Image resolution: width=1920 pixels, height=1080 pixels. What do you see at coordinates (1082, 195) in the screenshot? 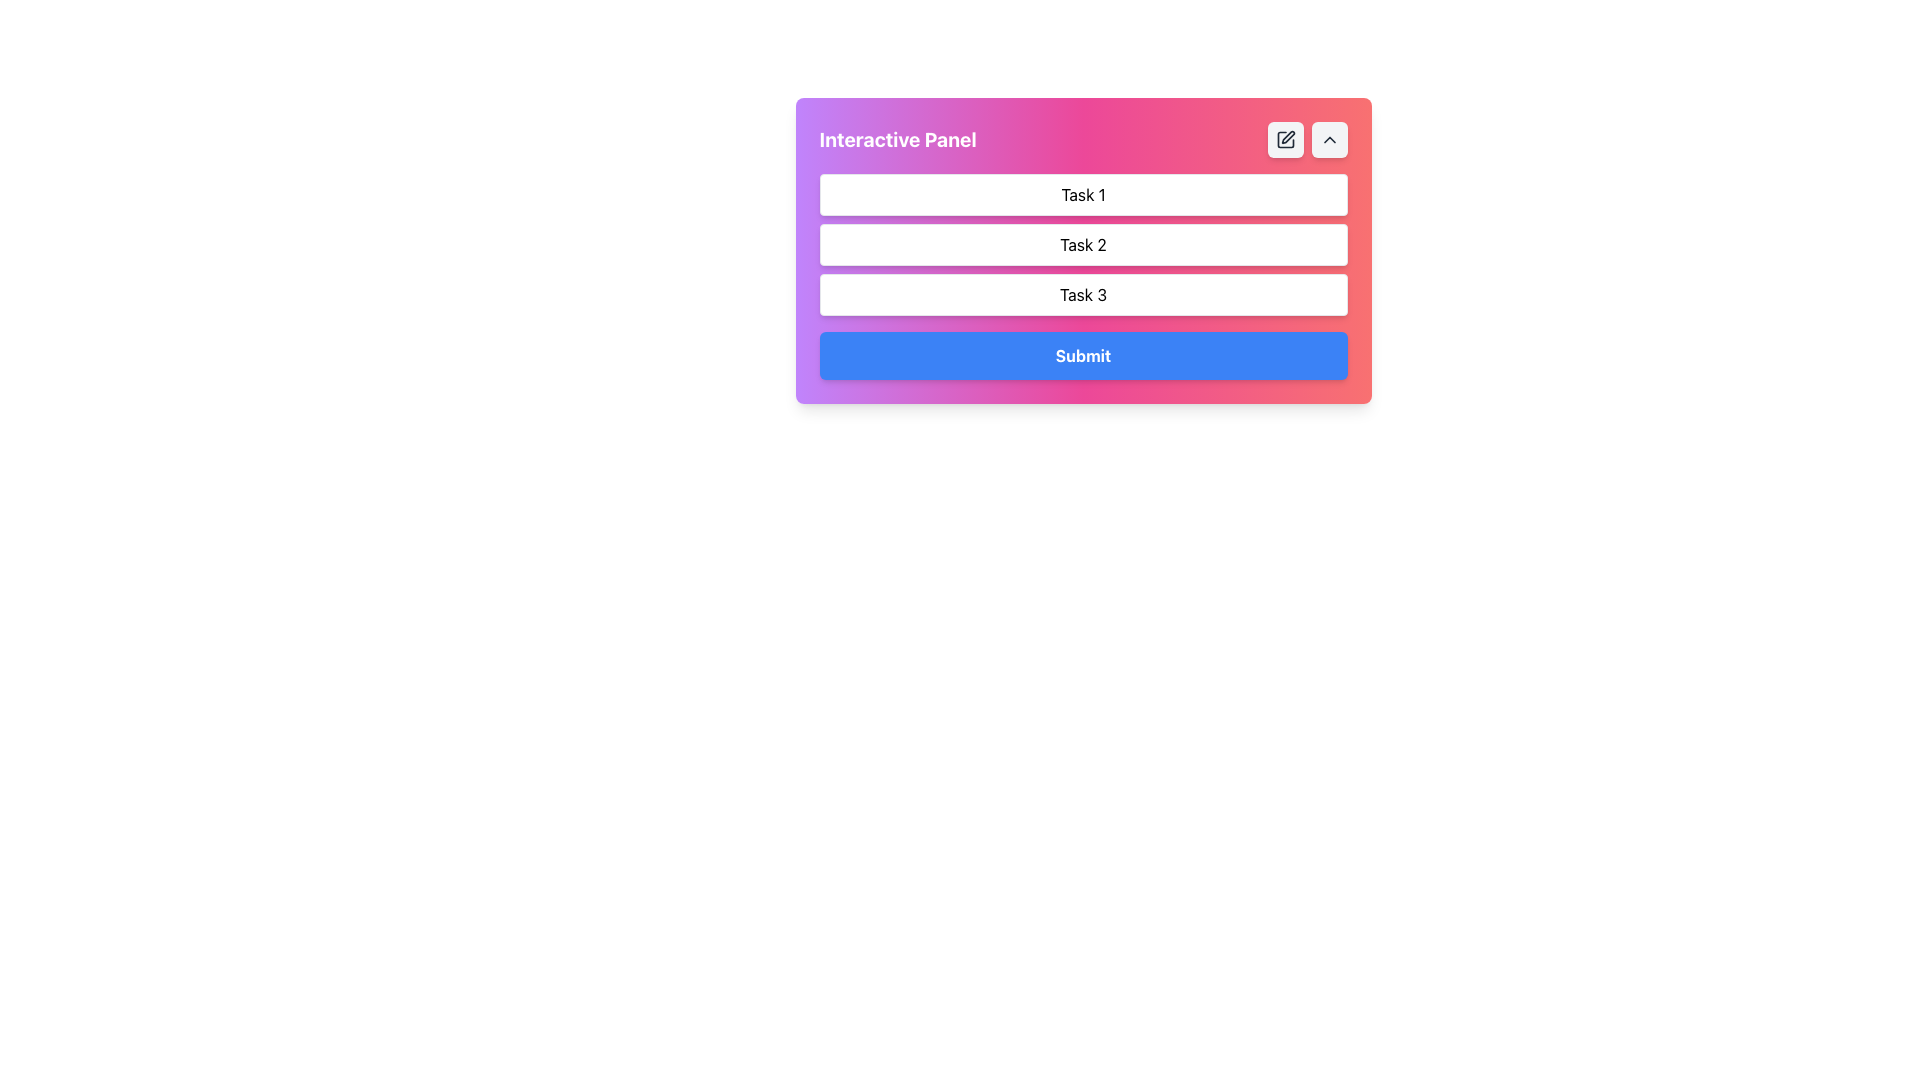
I see `the text box representing 'Task 1'` at bounding box center [1082, 195].